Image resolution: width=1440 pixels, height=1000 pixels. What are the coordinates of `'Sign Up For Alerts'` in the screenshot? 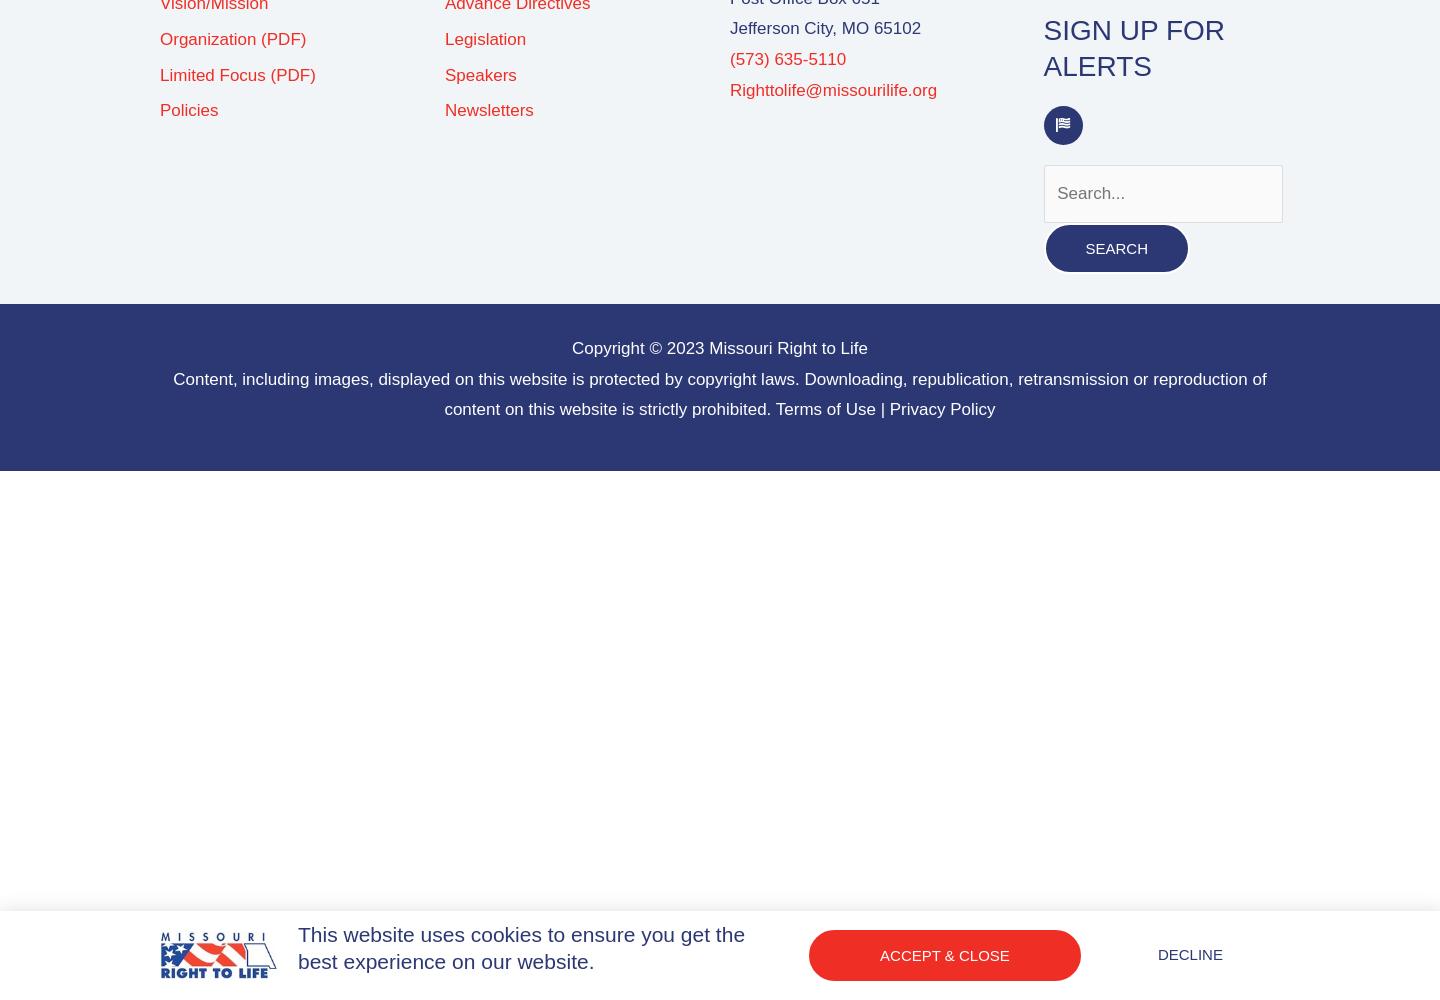 It's located at (1133, 48).